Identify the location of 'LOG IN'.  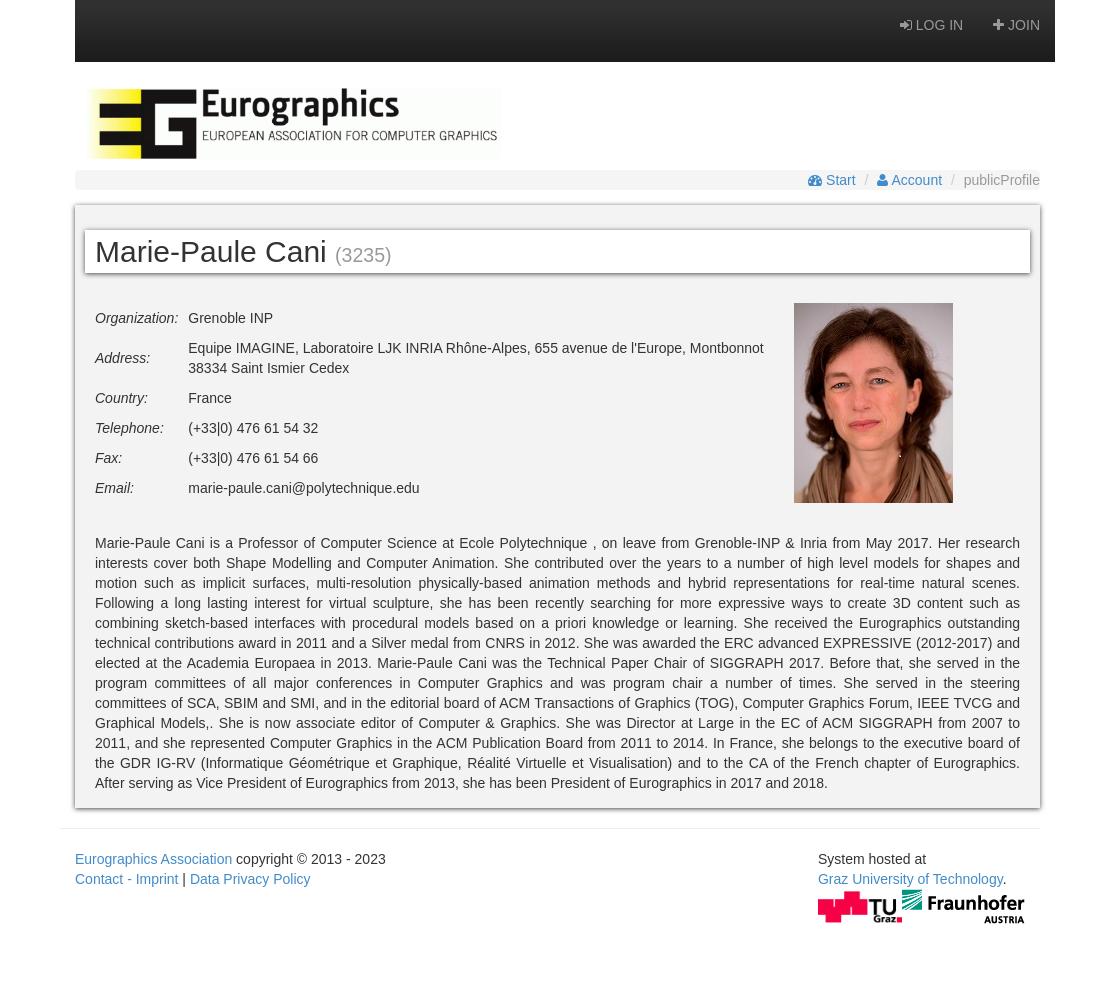
(936, 25).